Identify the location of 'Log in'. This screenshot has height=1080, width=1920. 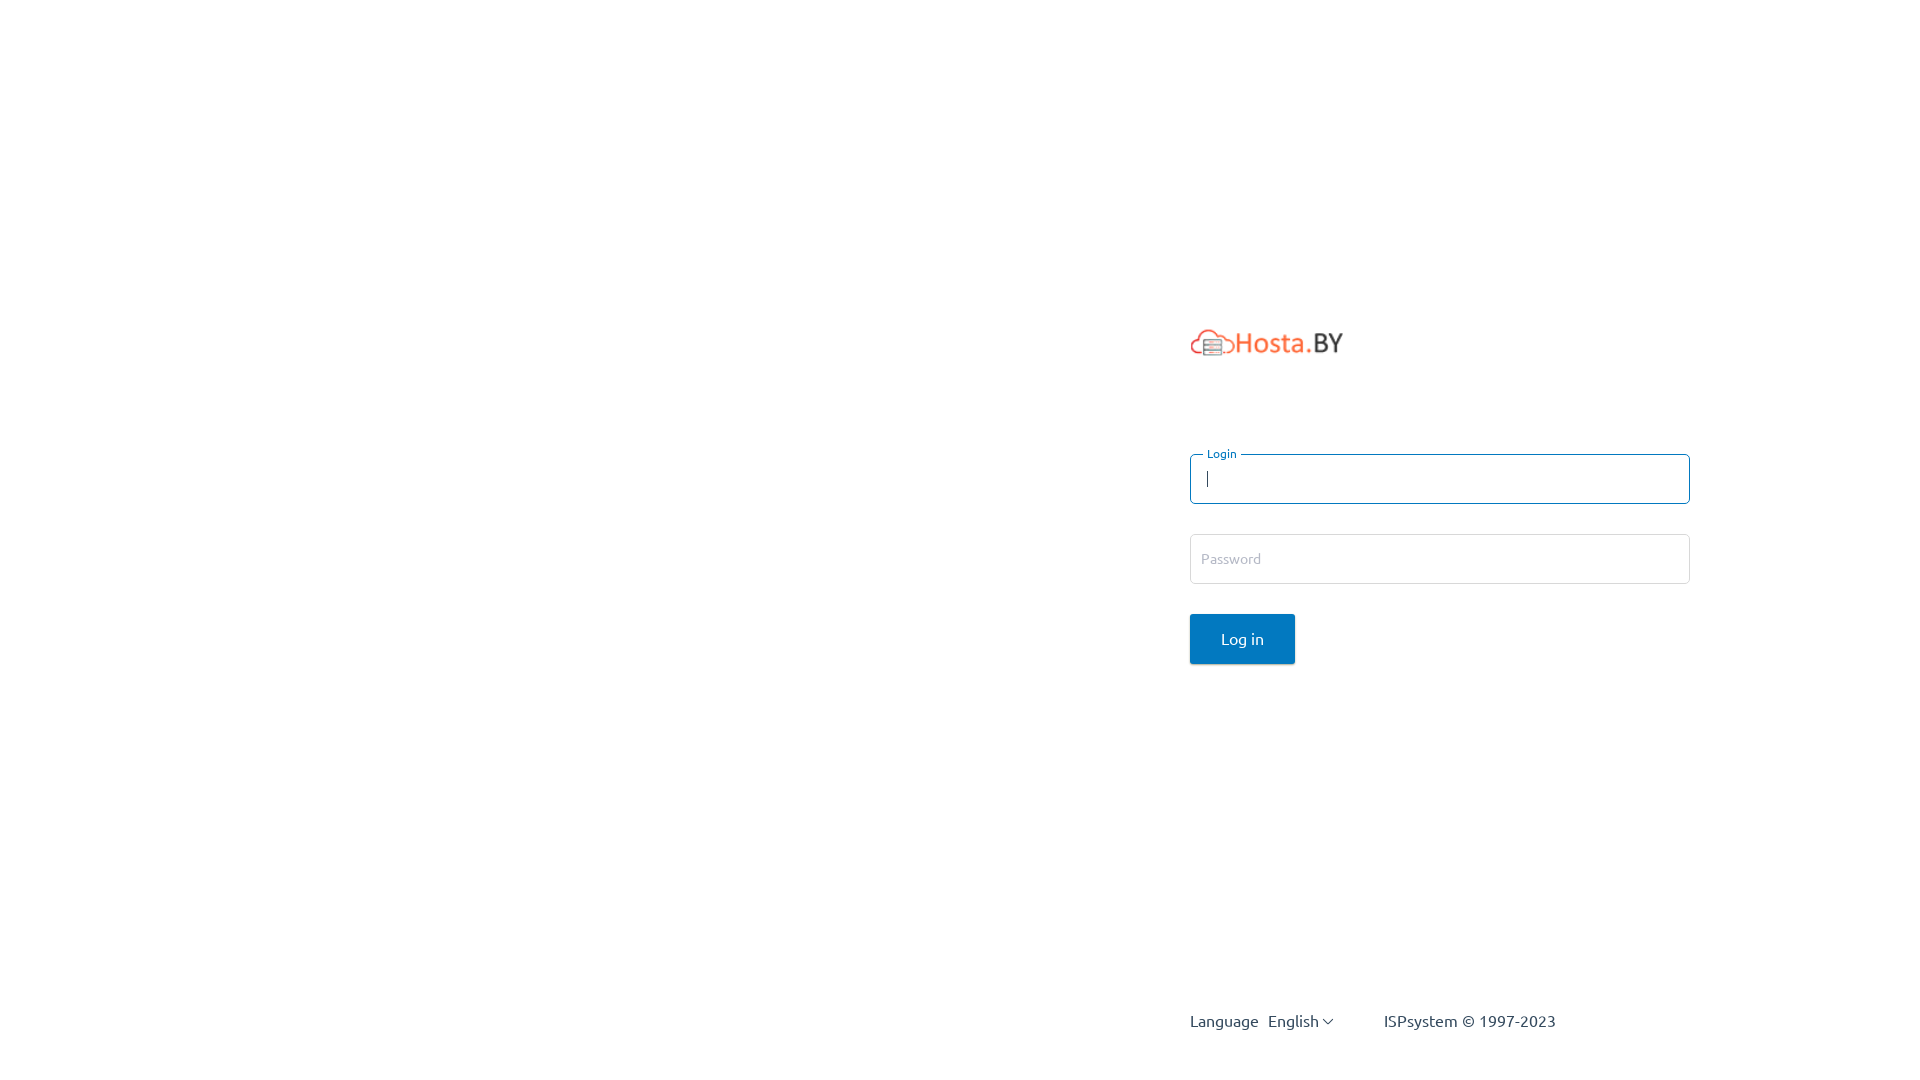
(1241, 639).